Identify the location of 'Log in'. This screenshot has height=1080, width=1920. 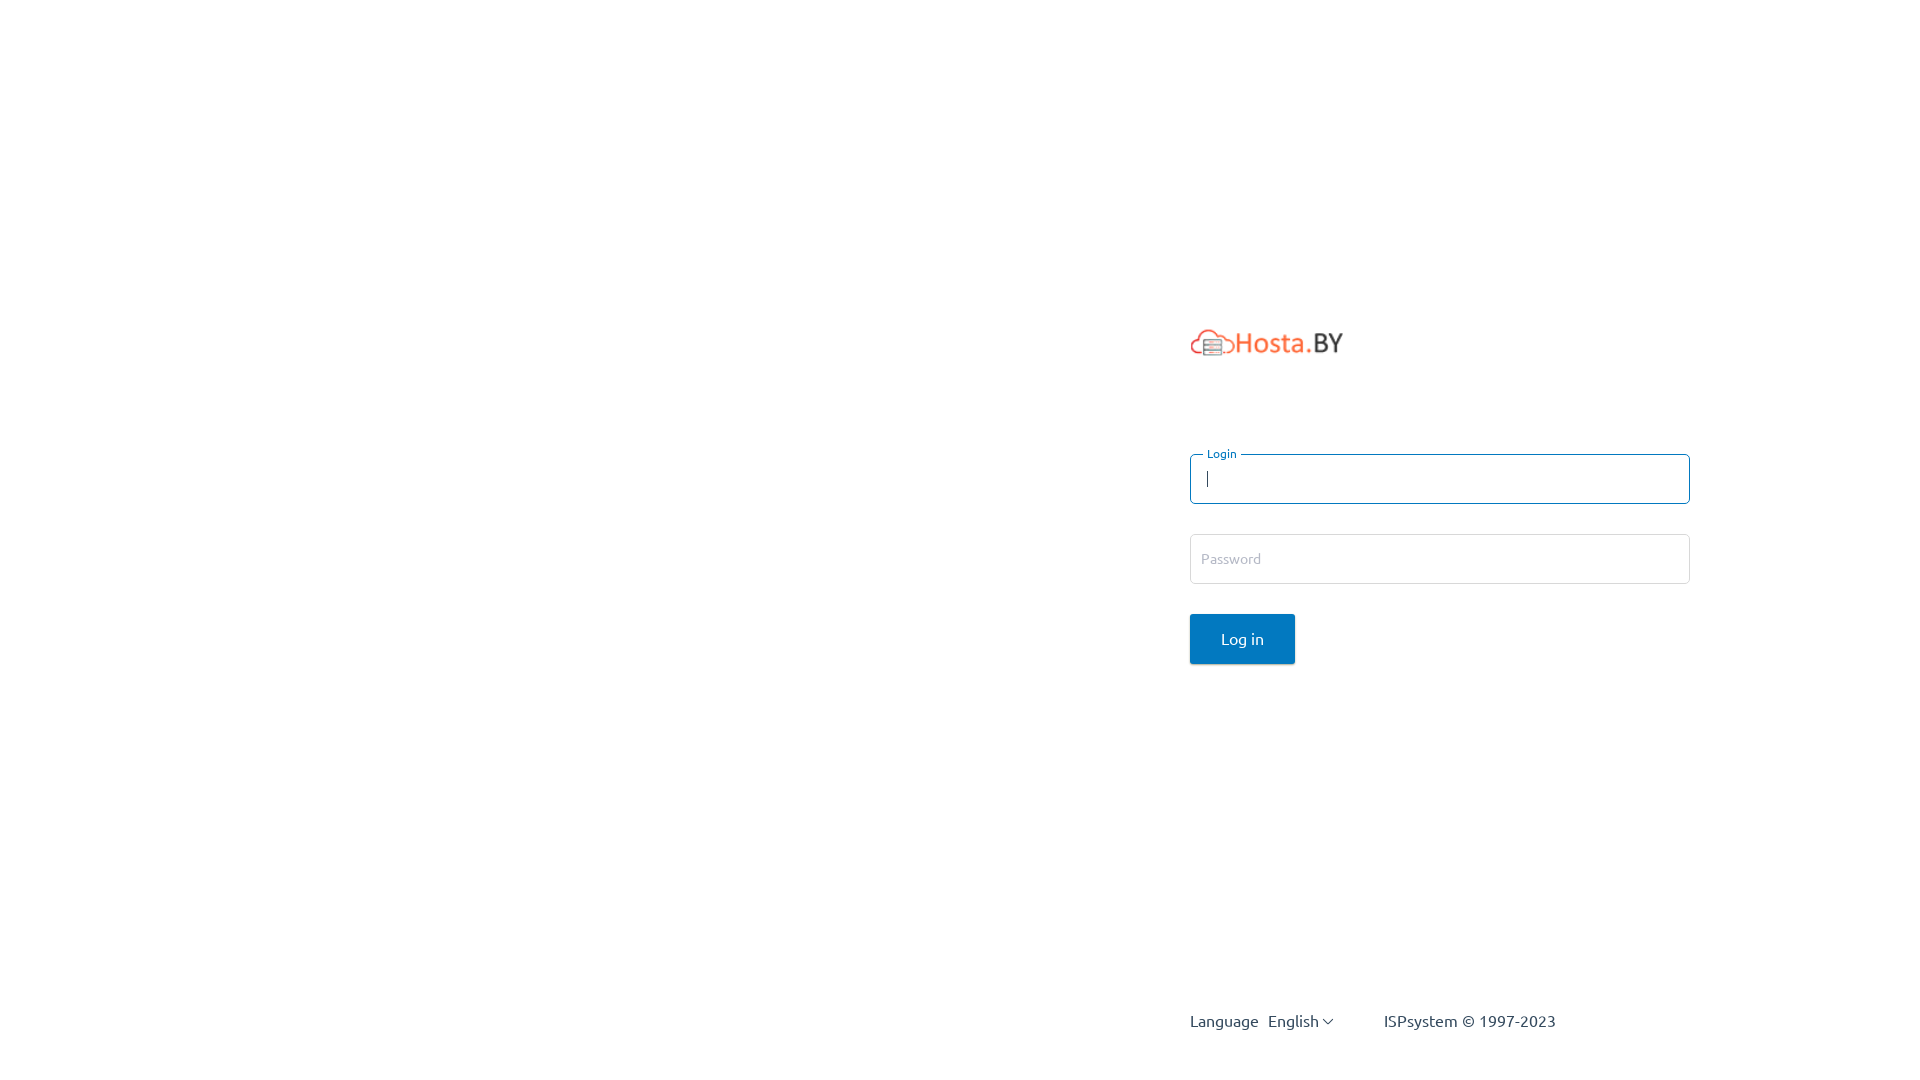
(1241, 639).